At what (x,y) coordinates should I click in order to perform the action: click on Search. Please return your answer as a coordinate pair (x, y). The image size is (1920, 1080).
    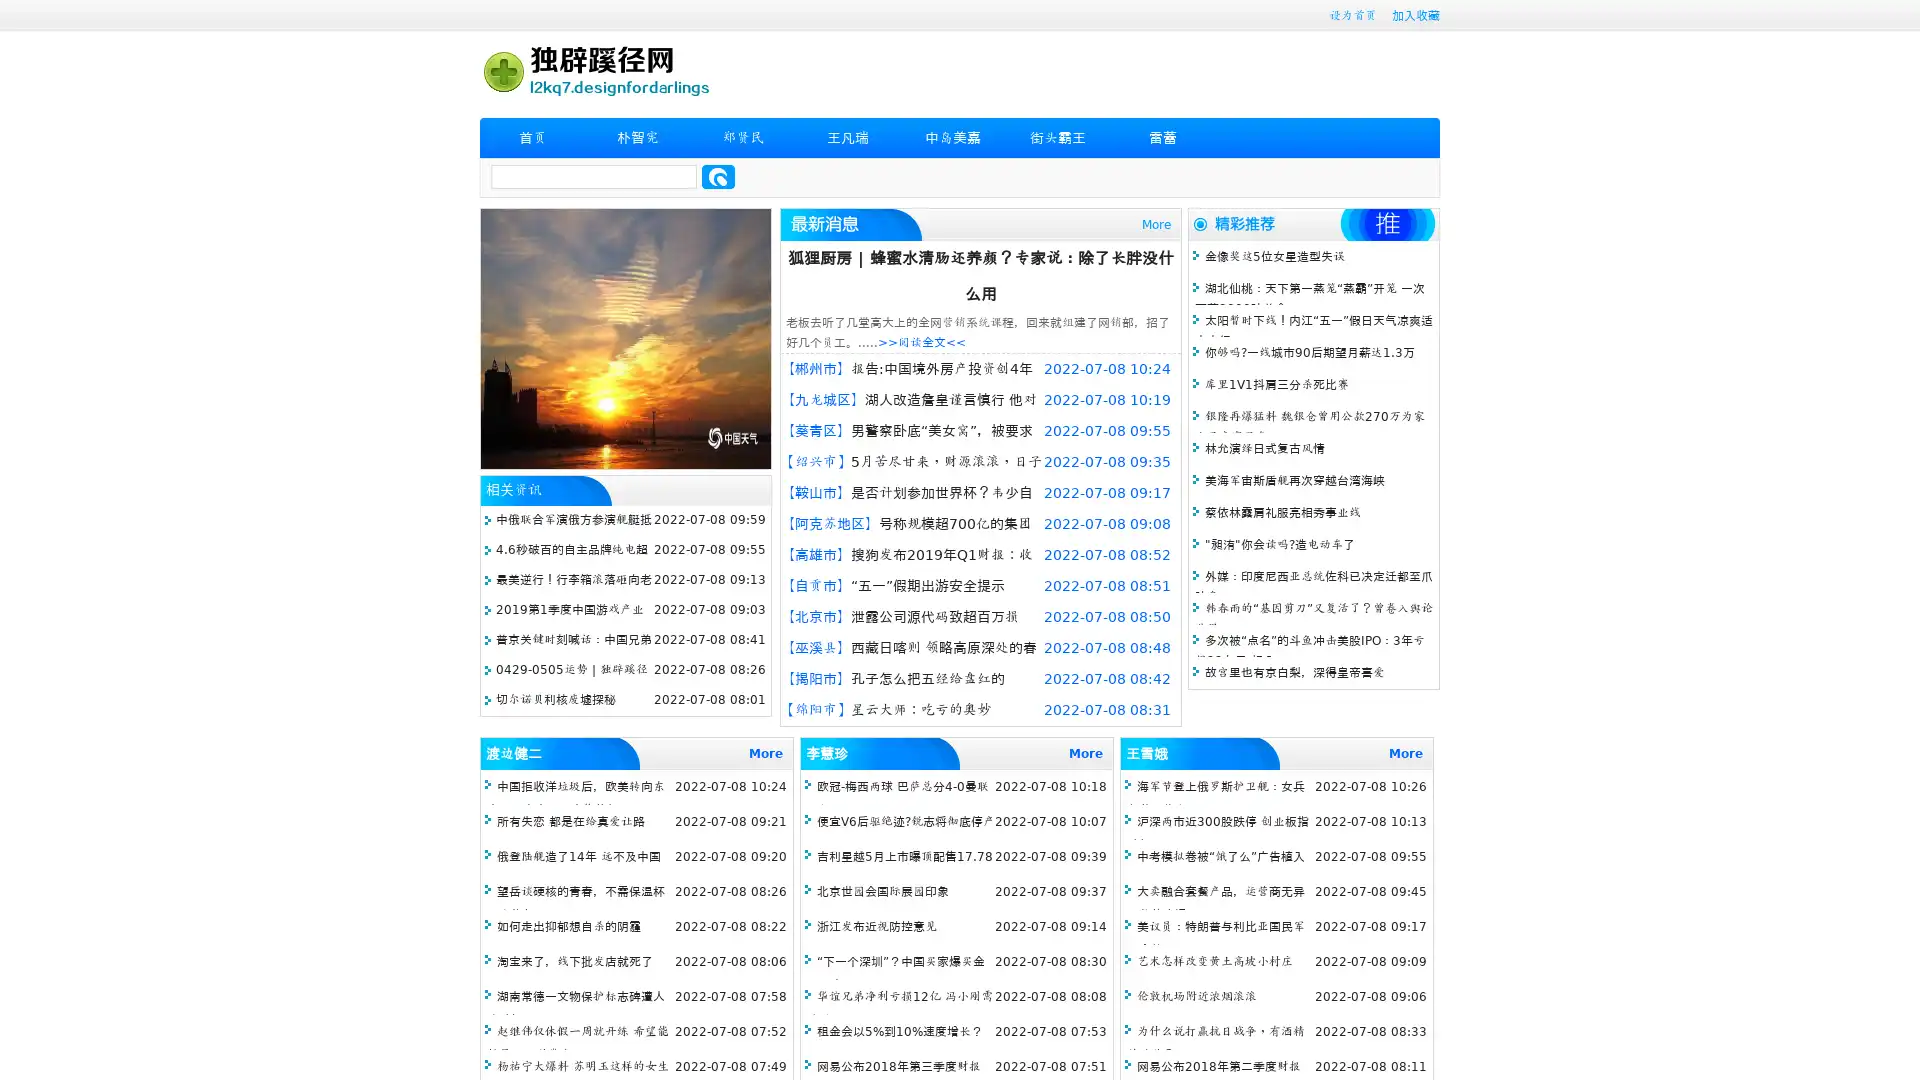
    Looking at the image, I should click on (718, 176).